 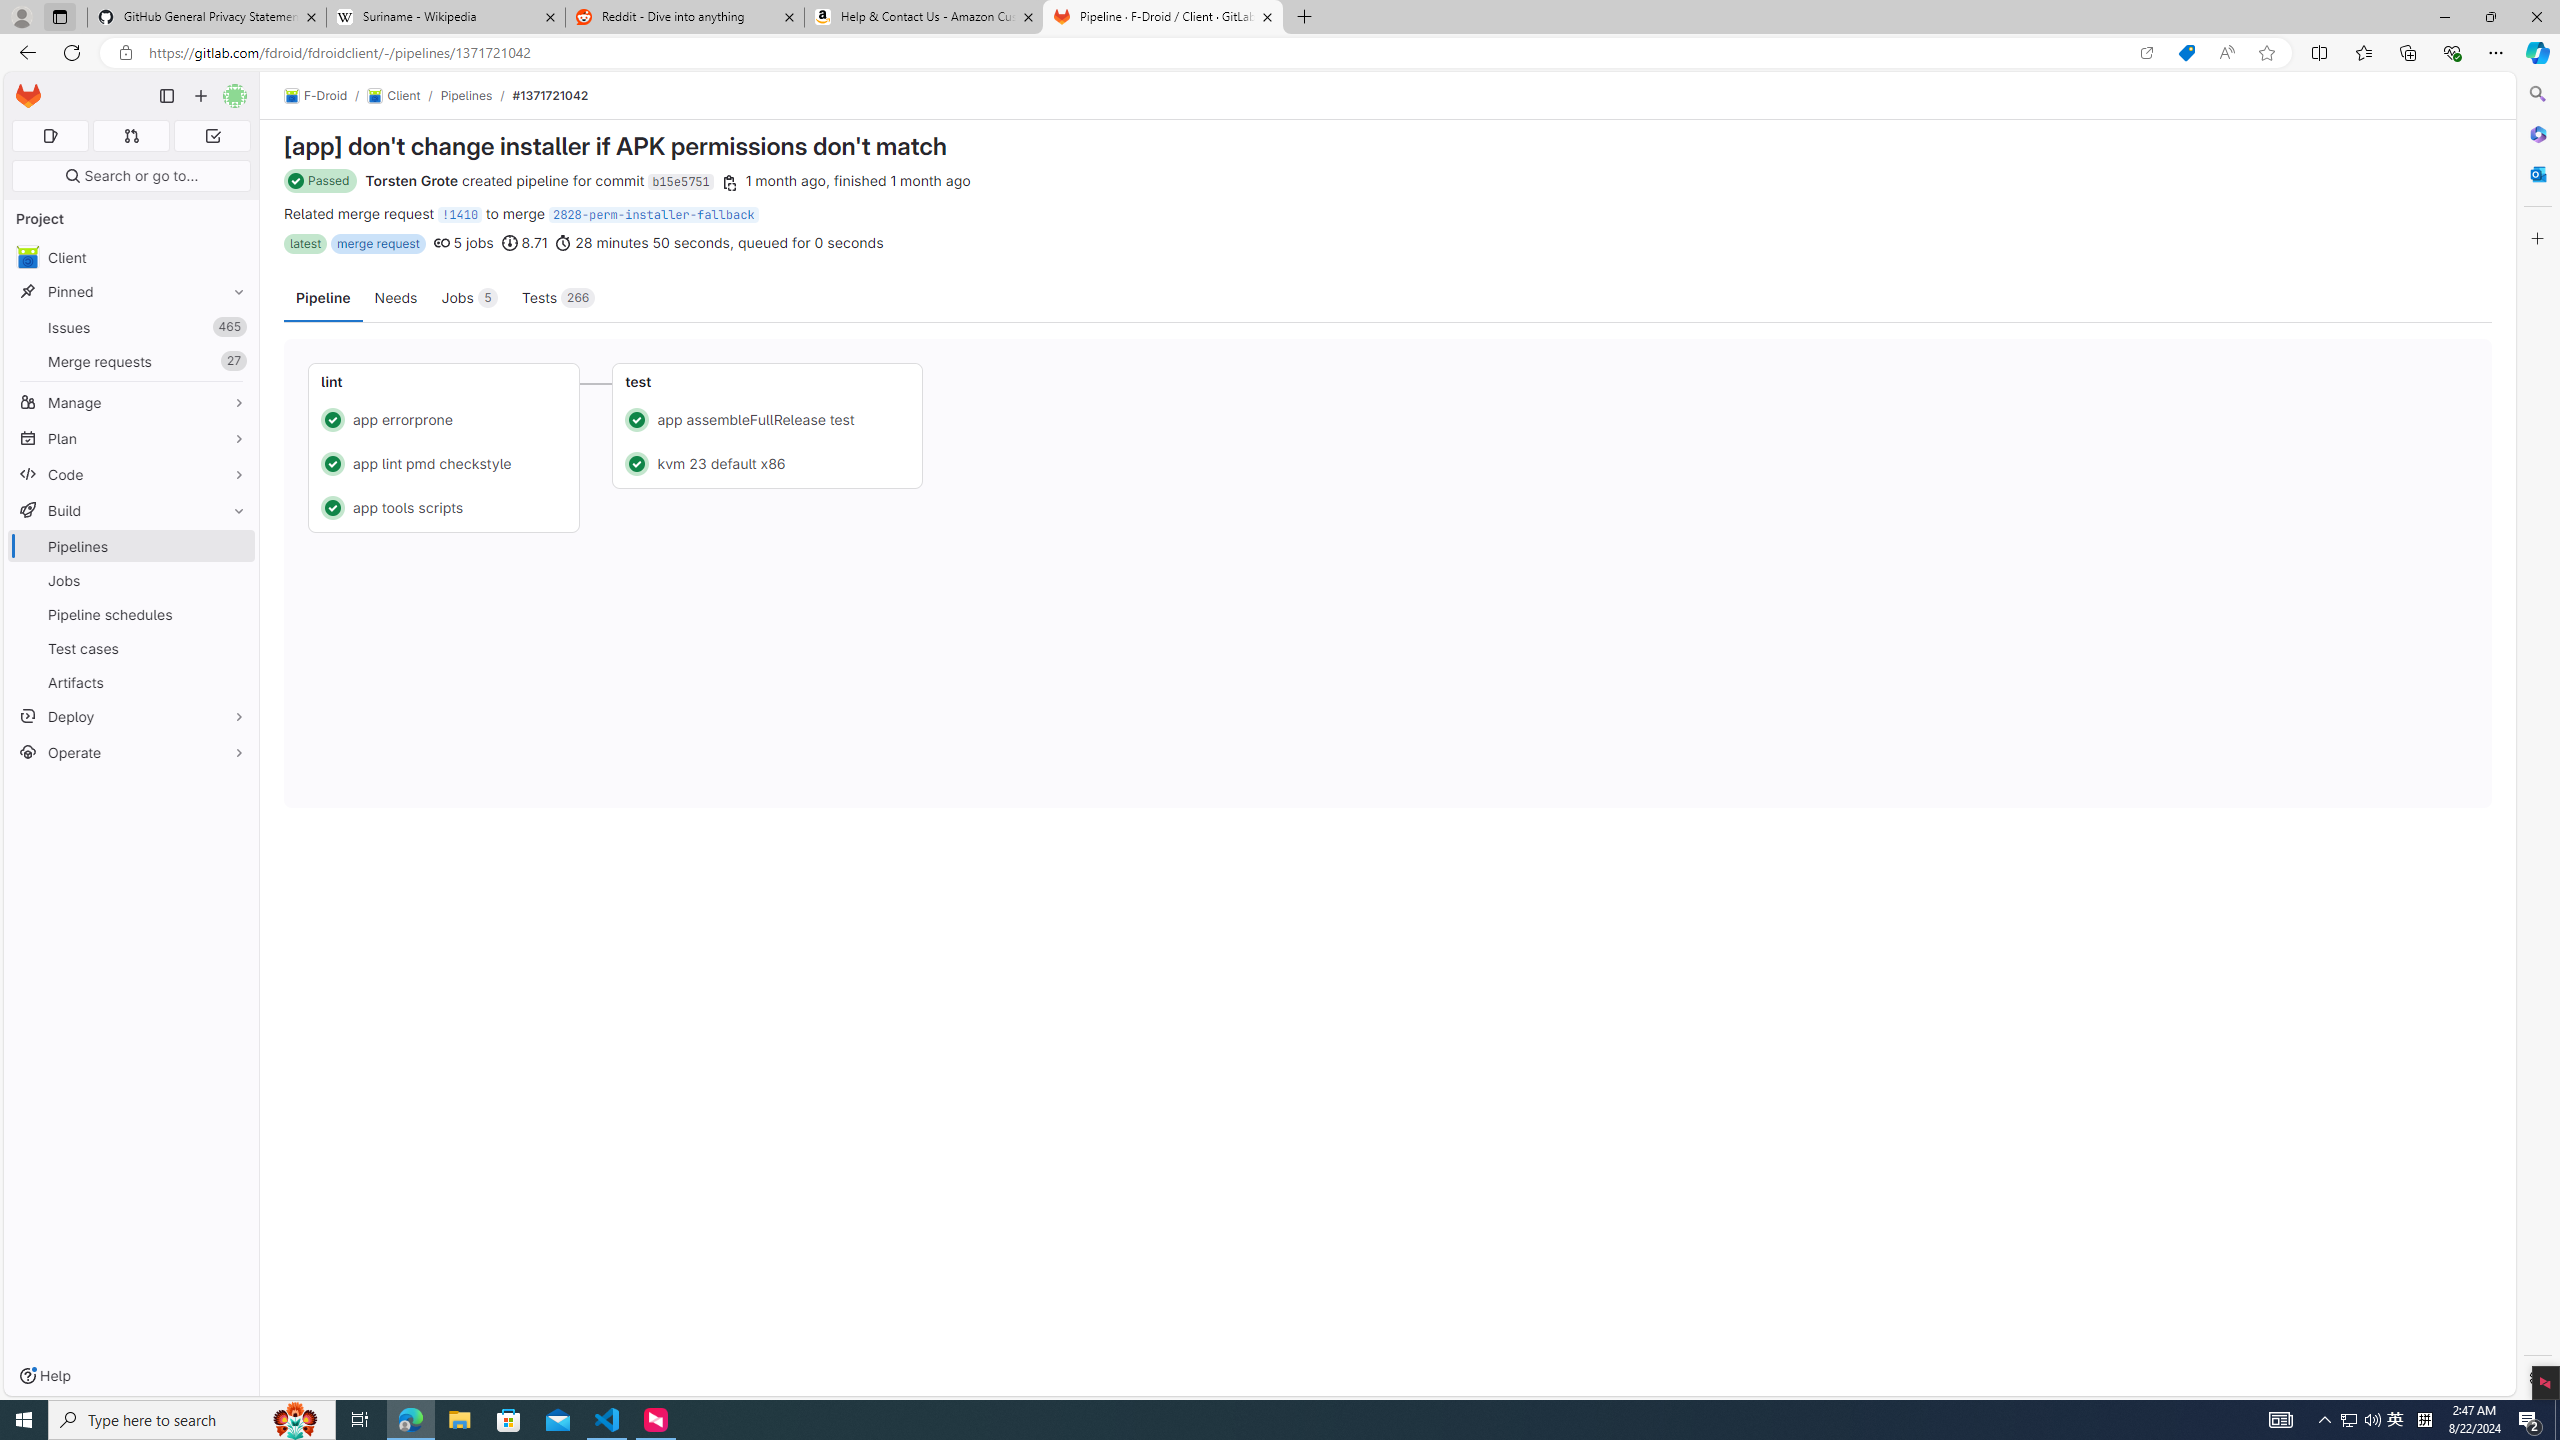 I want to click on 'Test cases', so click(x=130, y=647).